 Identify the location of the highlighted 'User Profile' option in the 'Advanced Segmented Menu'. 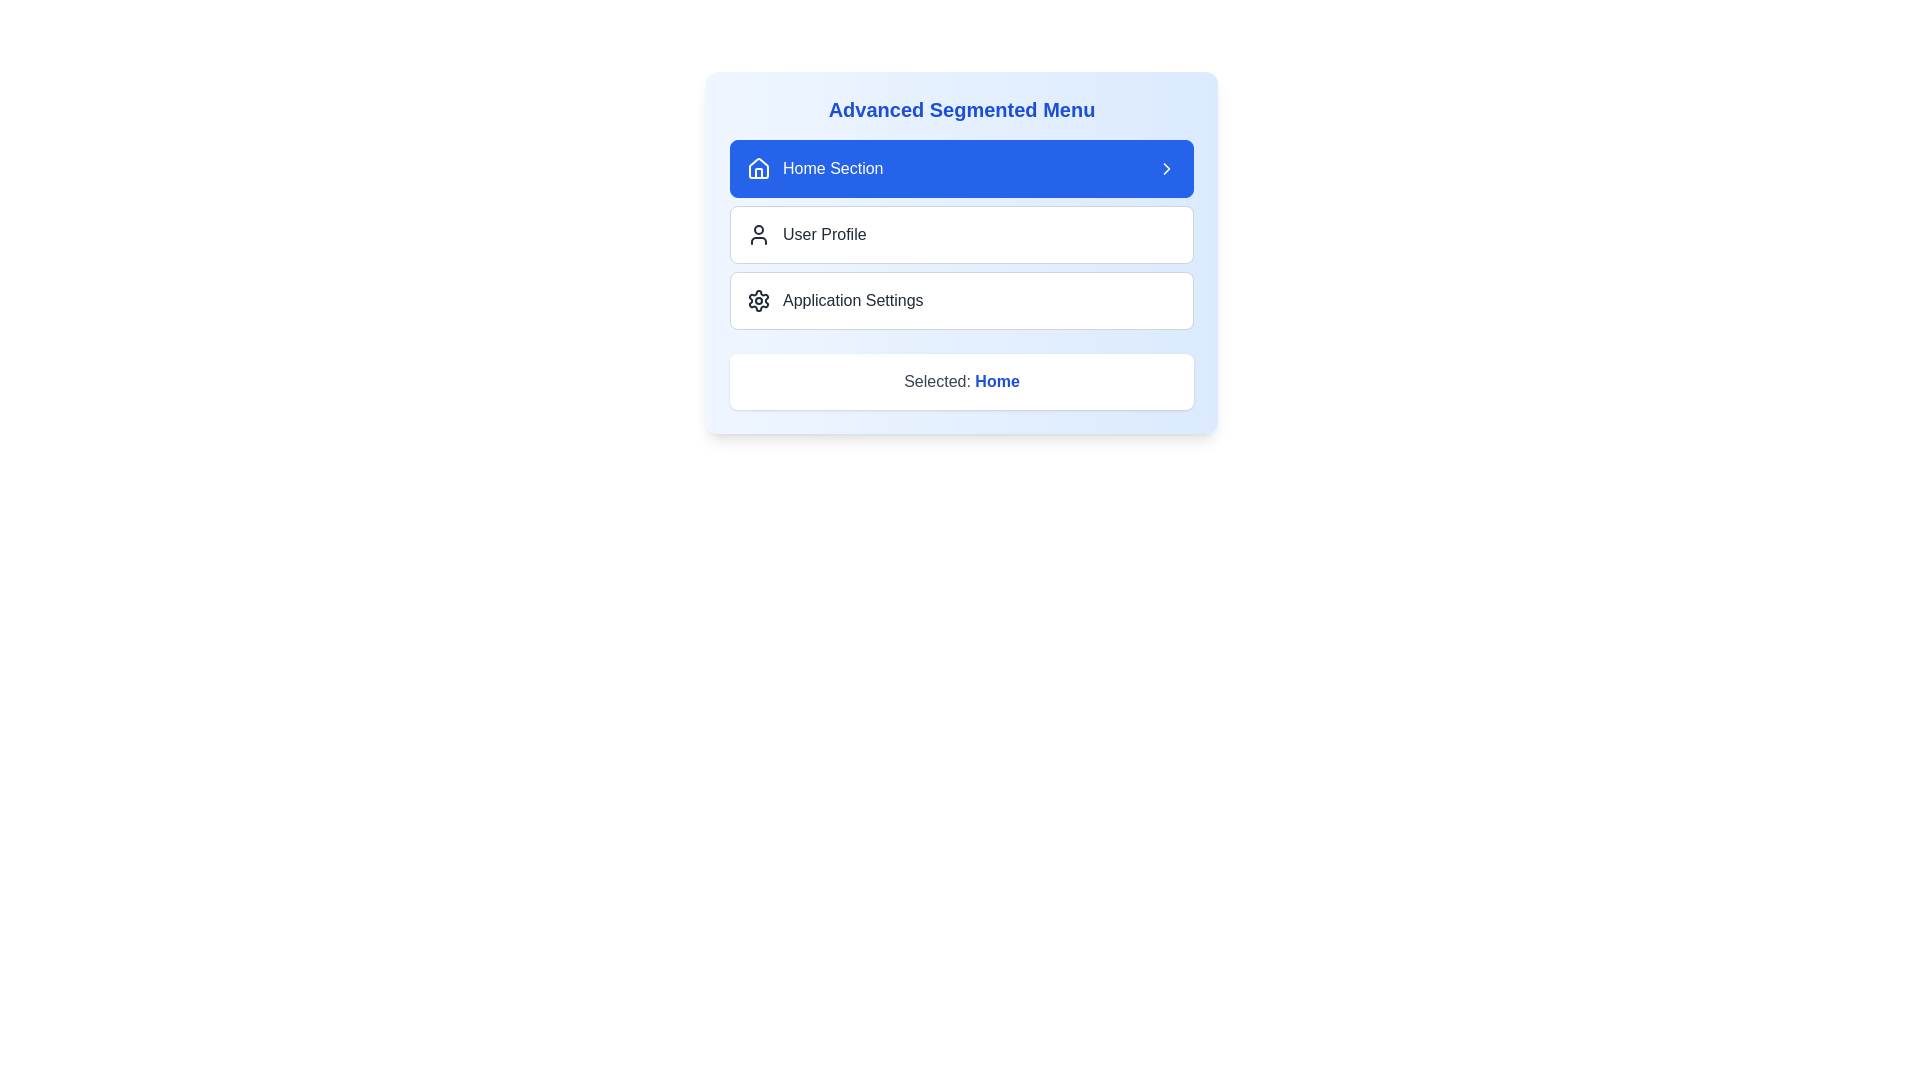
(961, 252).